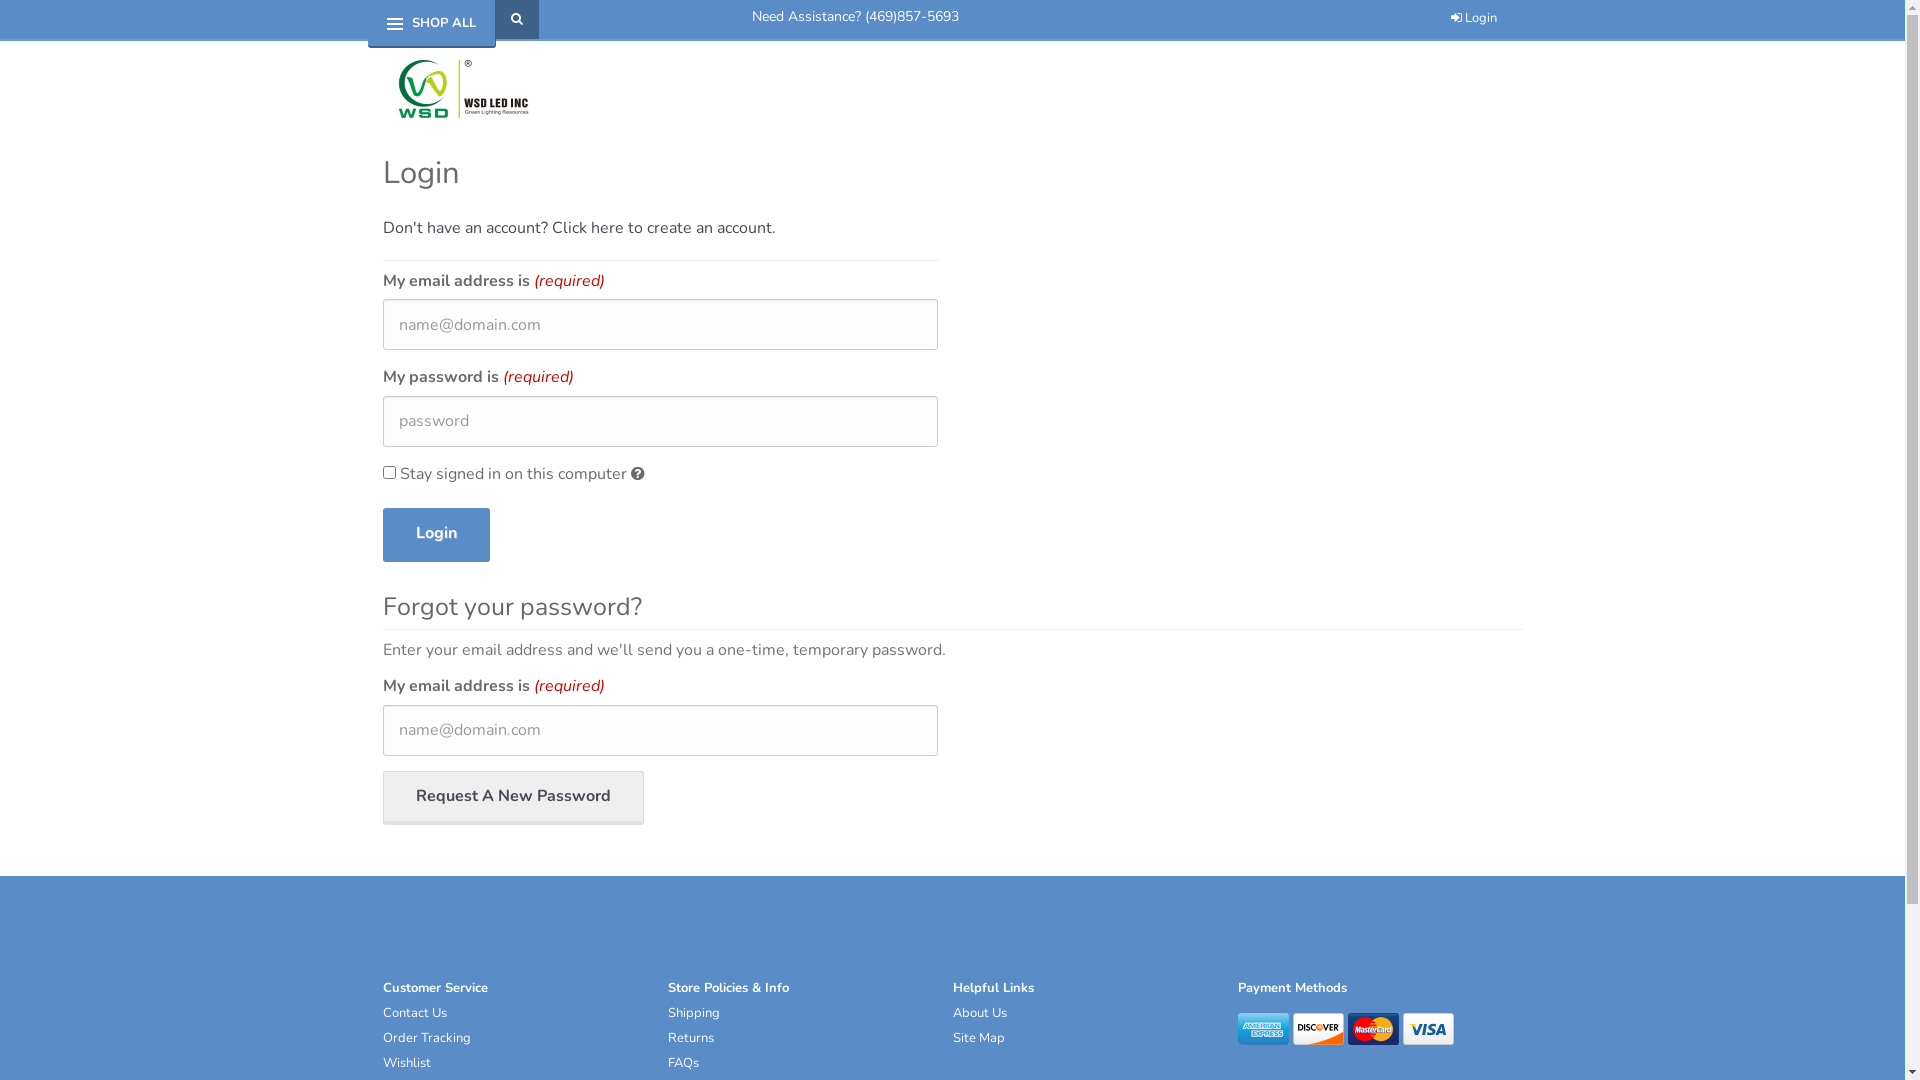 The width and height of the screenshot is (1920, 1080). What do you see at coordinates (577, 226) in the screenshot?
I see `'Don't have an account? Click here to create an account.'` at bounding box center [577, 226].